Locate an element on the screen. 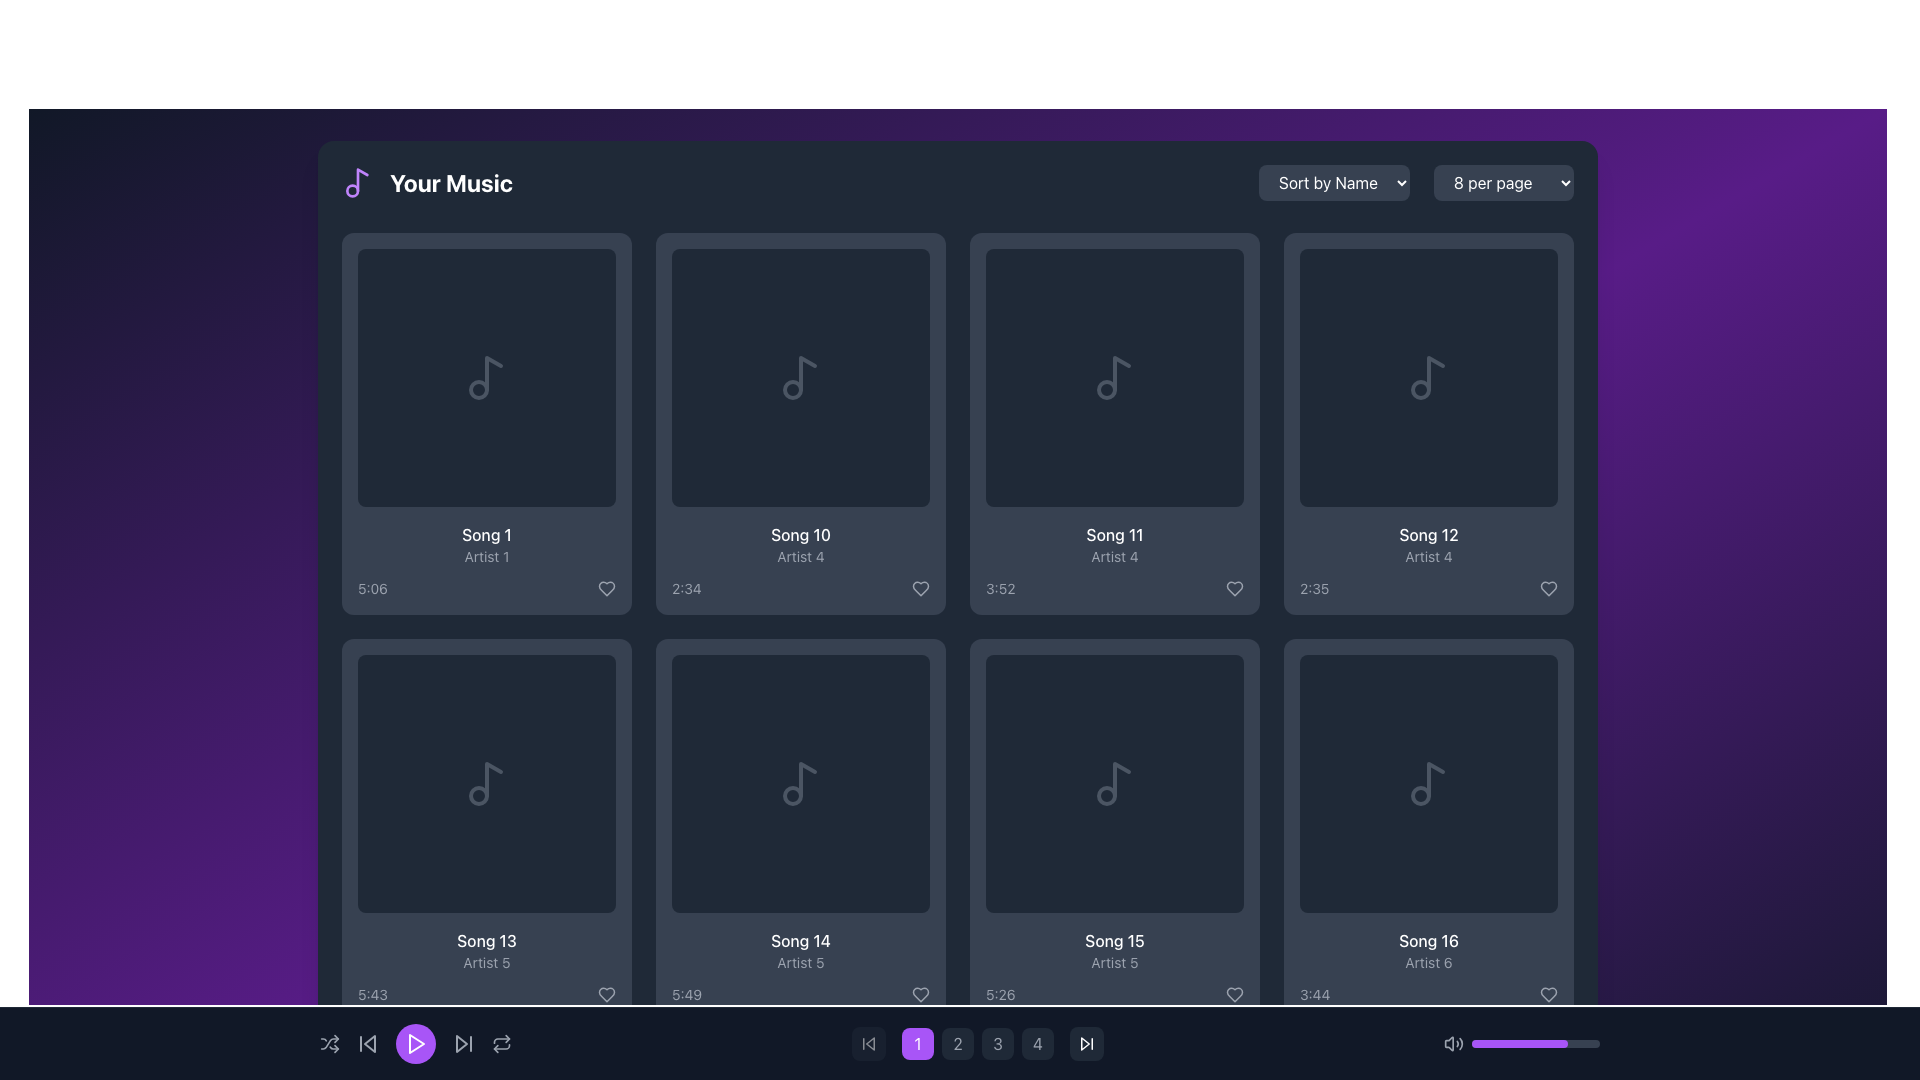  the heart-shaped icon button in the bottom-right corner of the 'Song 15' card is located at coordinates (1233, 995).